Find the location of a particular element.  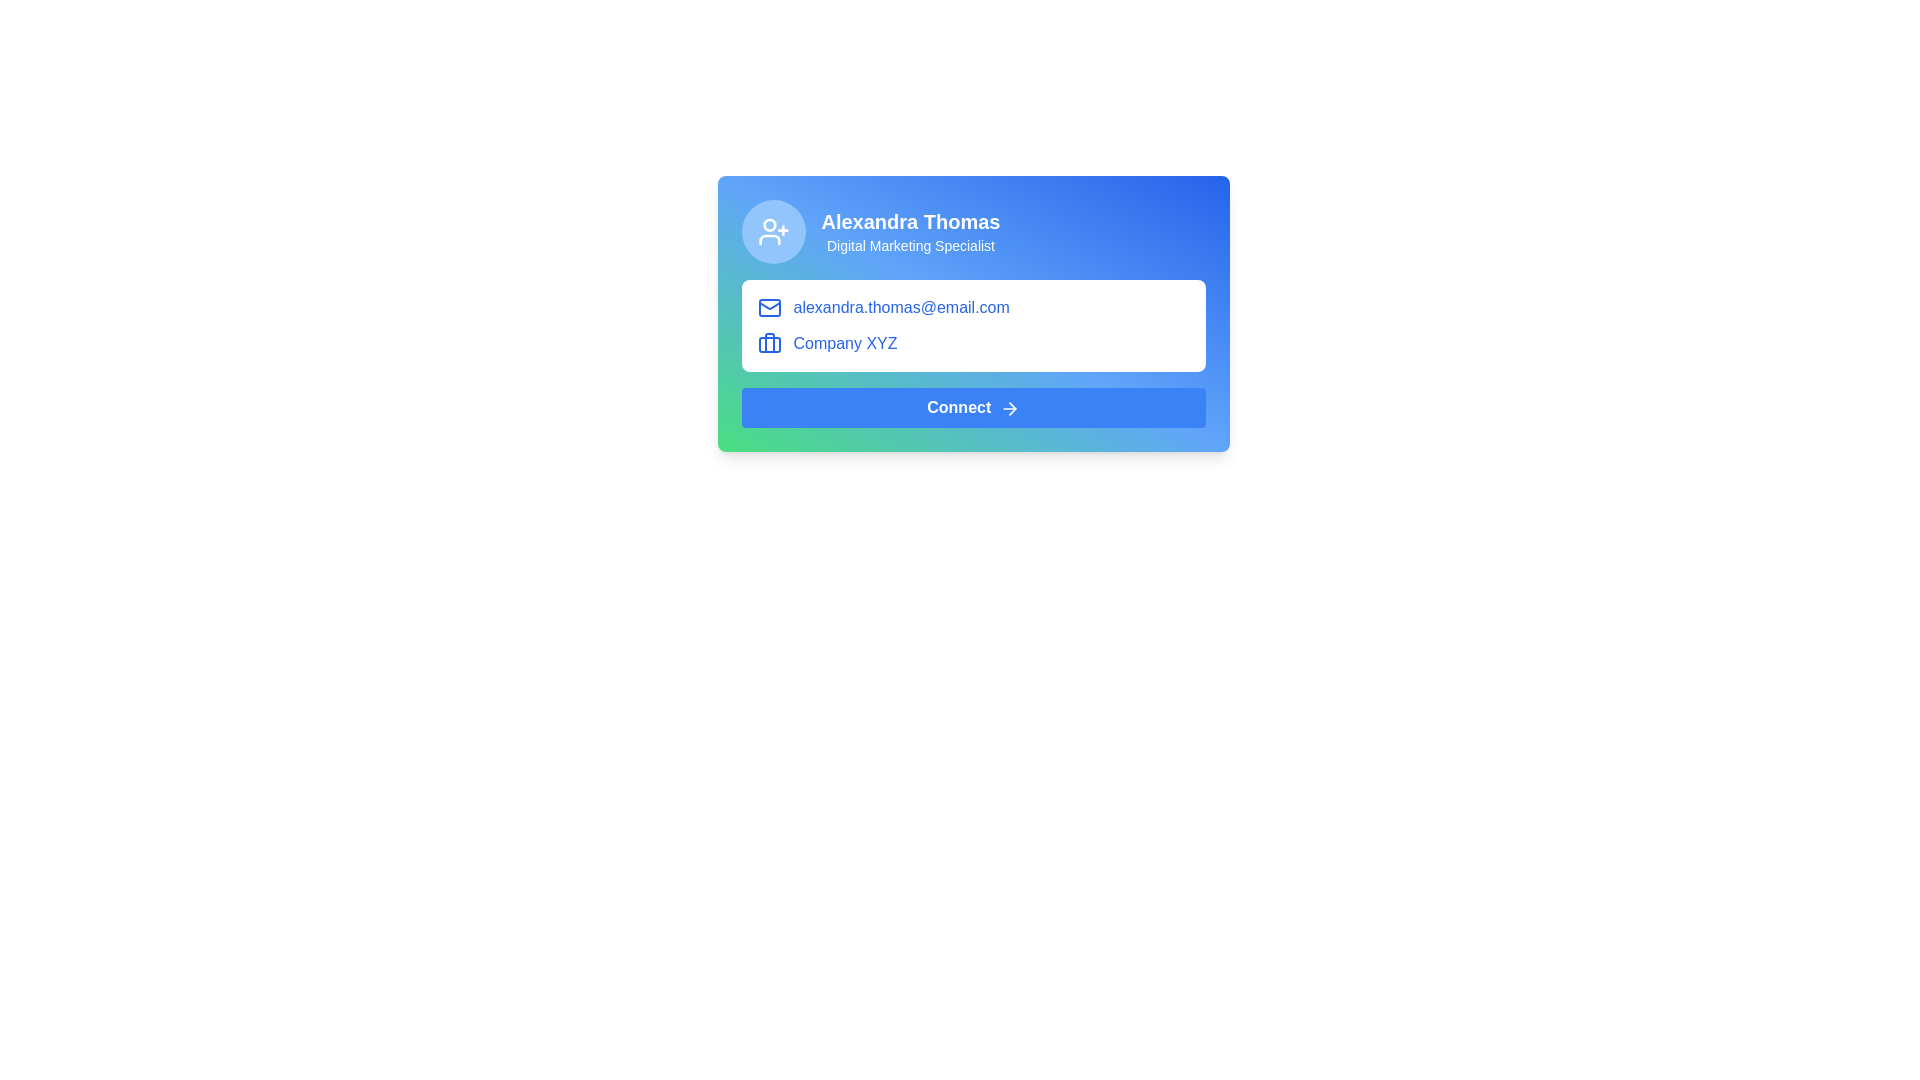

the envelope icon representing email, which is styled in blue and located to the left of the email address 'alexandra.thomas@email.com.' is located at coordinates (768, 308).